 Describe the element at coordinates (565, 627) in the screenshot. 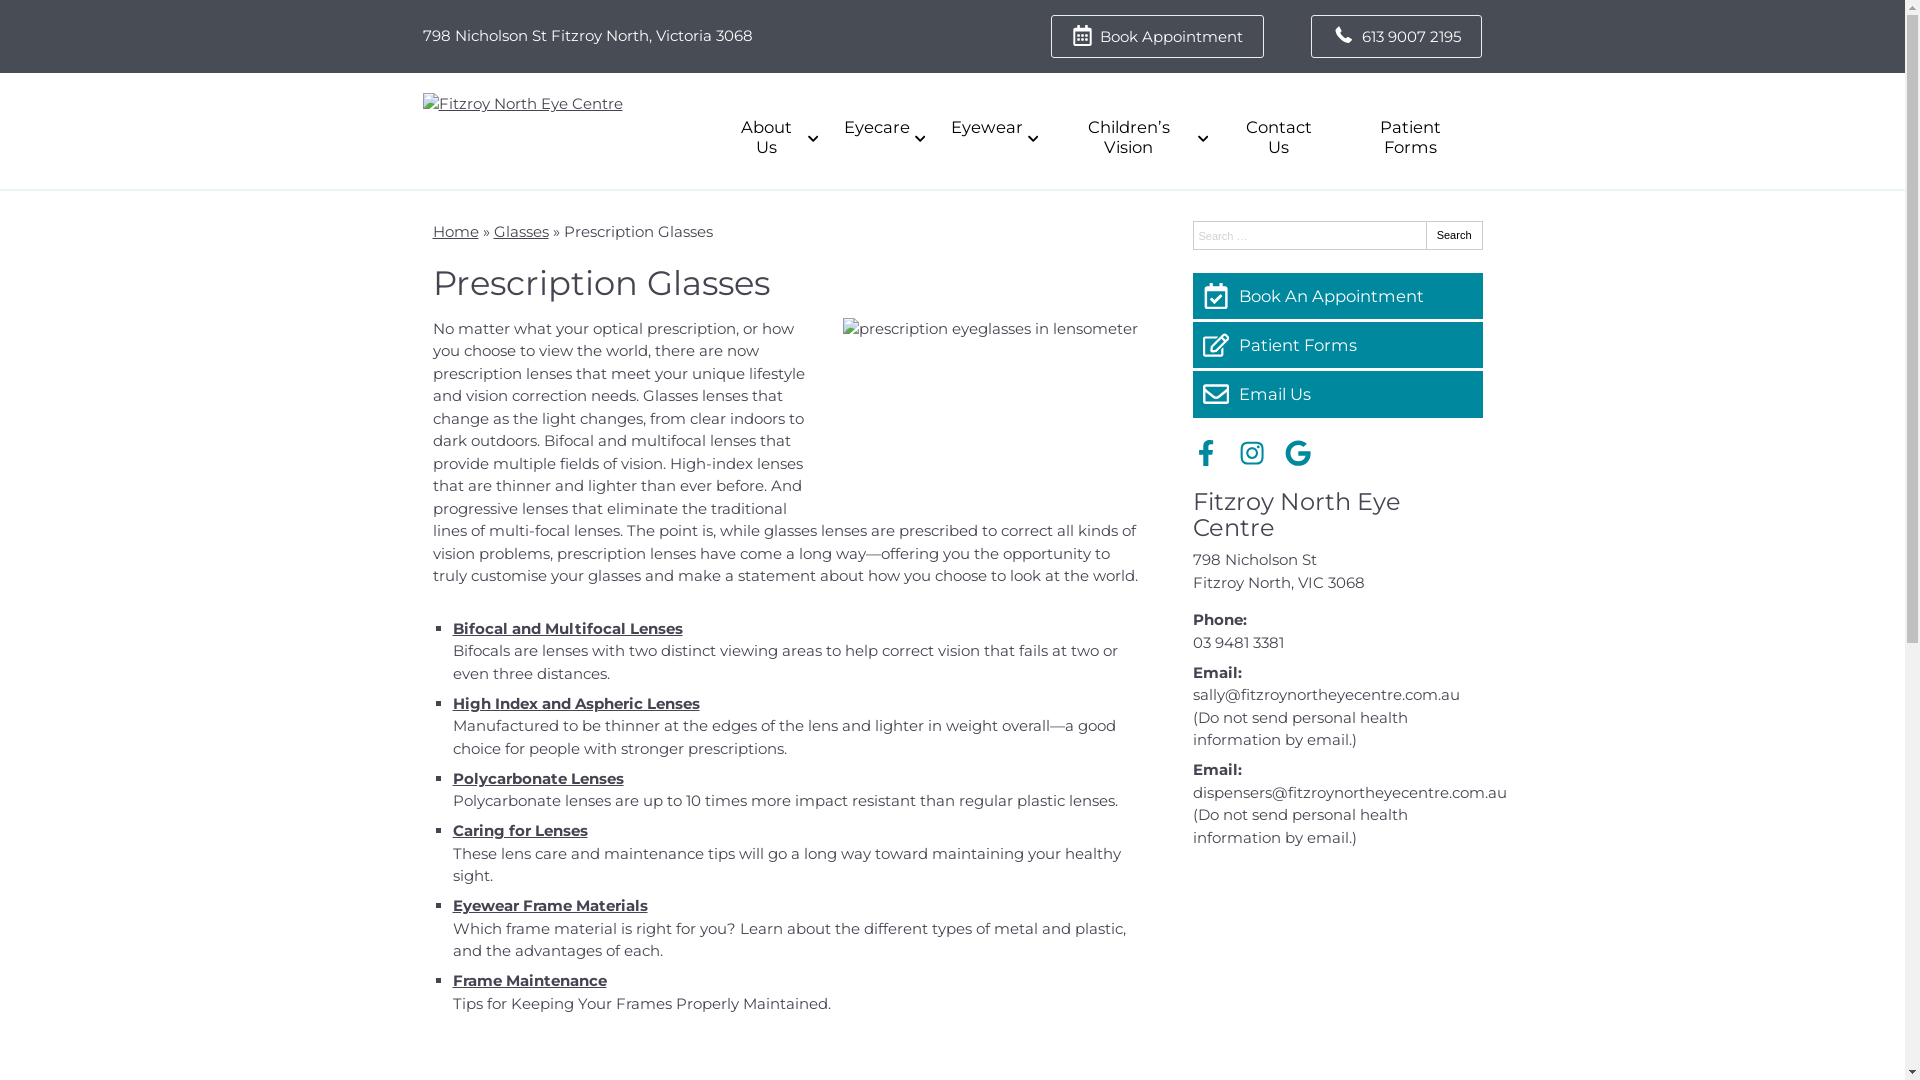

I see `'Bifocal and Multifocal Lenses'` at that location.